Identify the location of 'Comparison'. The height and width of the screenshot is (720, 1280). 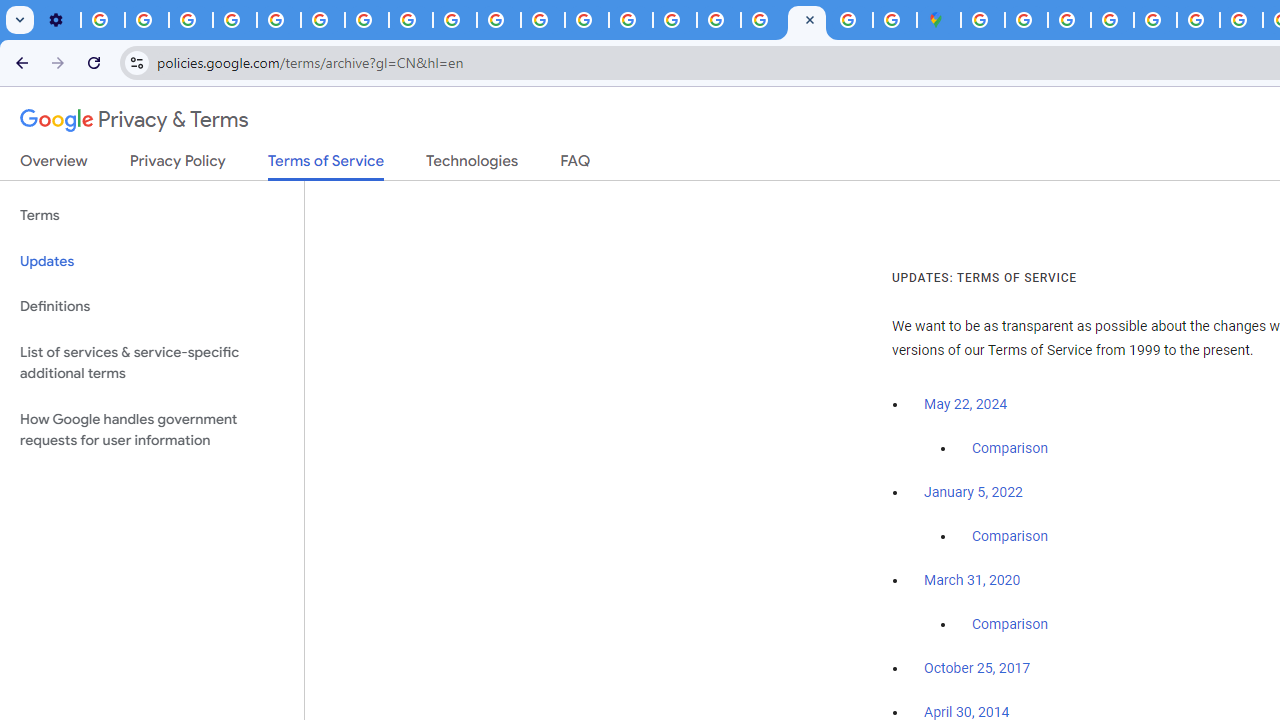
(1009, 624).